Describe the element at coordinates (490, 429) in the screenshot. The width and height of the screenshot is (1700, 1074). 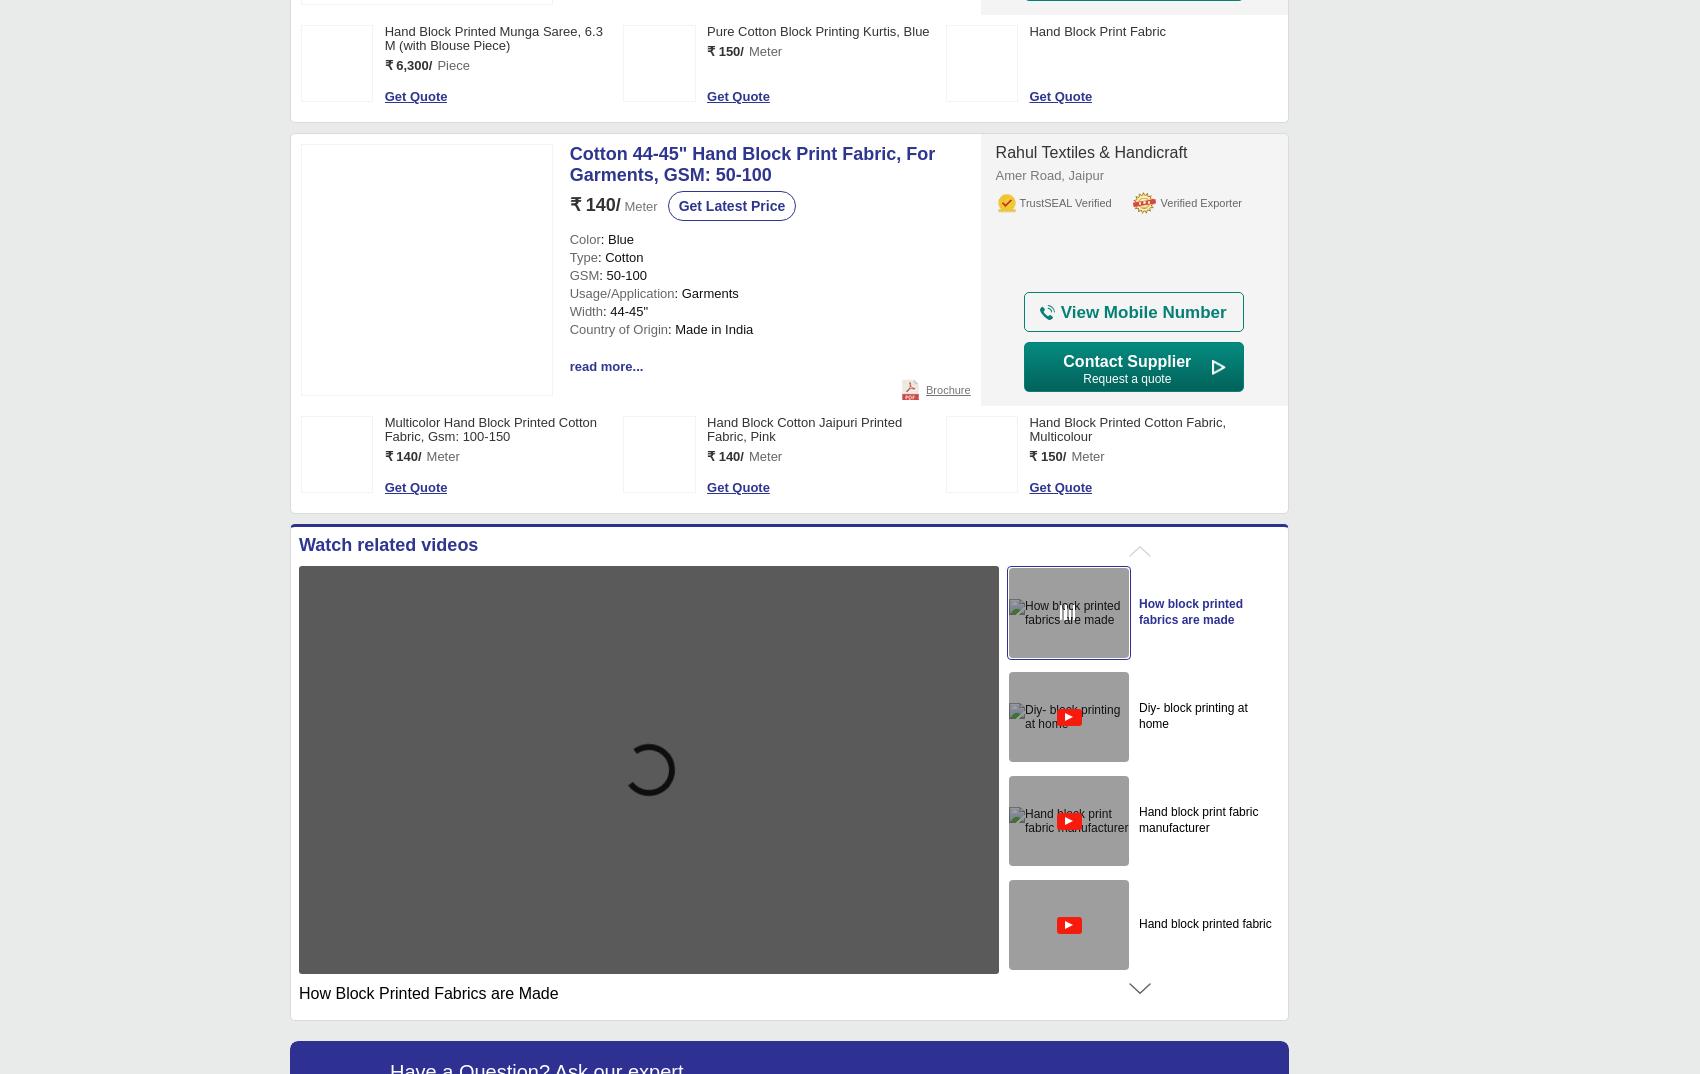
I see `'Multicolor Hand Block Printed Cotton Fabric, Gsm: 100-150'` at that location.